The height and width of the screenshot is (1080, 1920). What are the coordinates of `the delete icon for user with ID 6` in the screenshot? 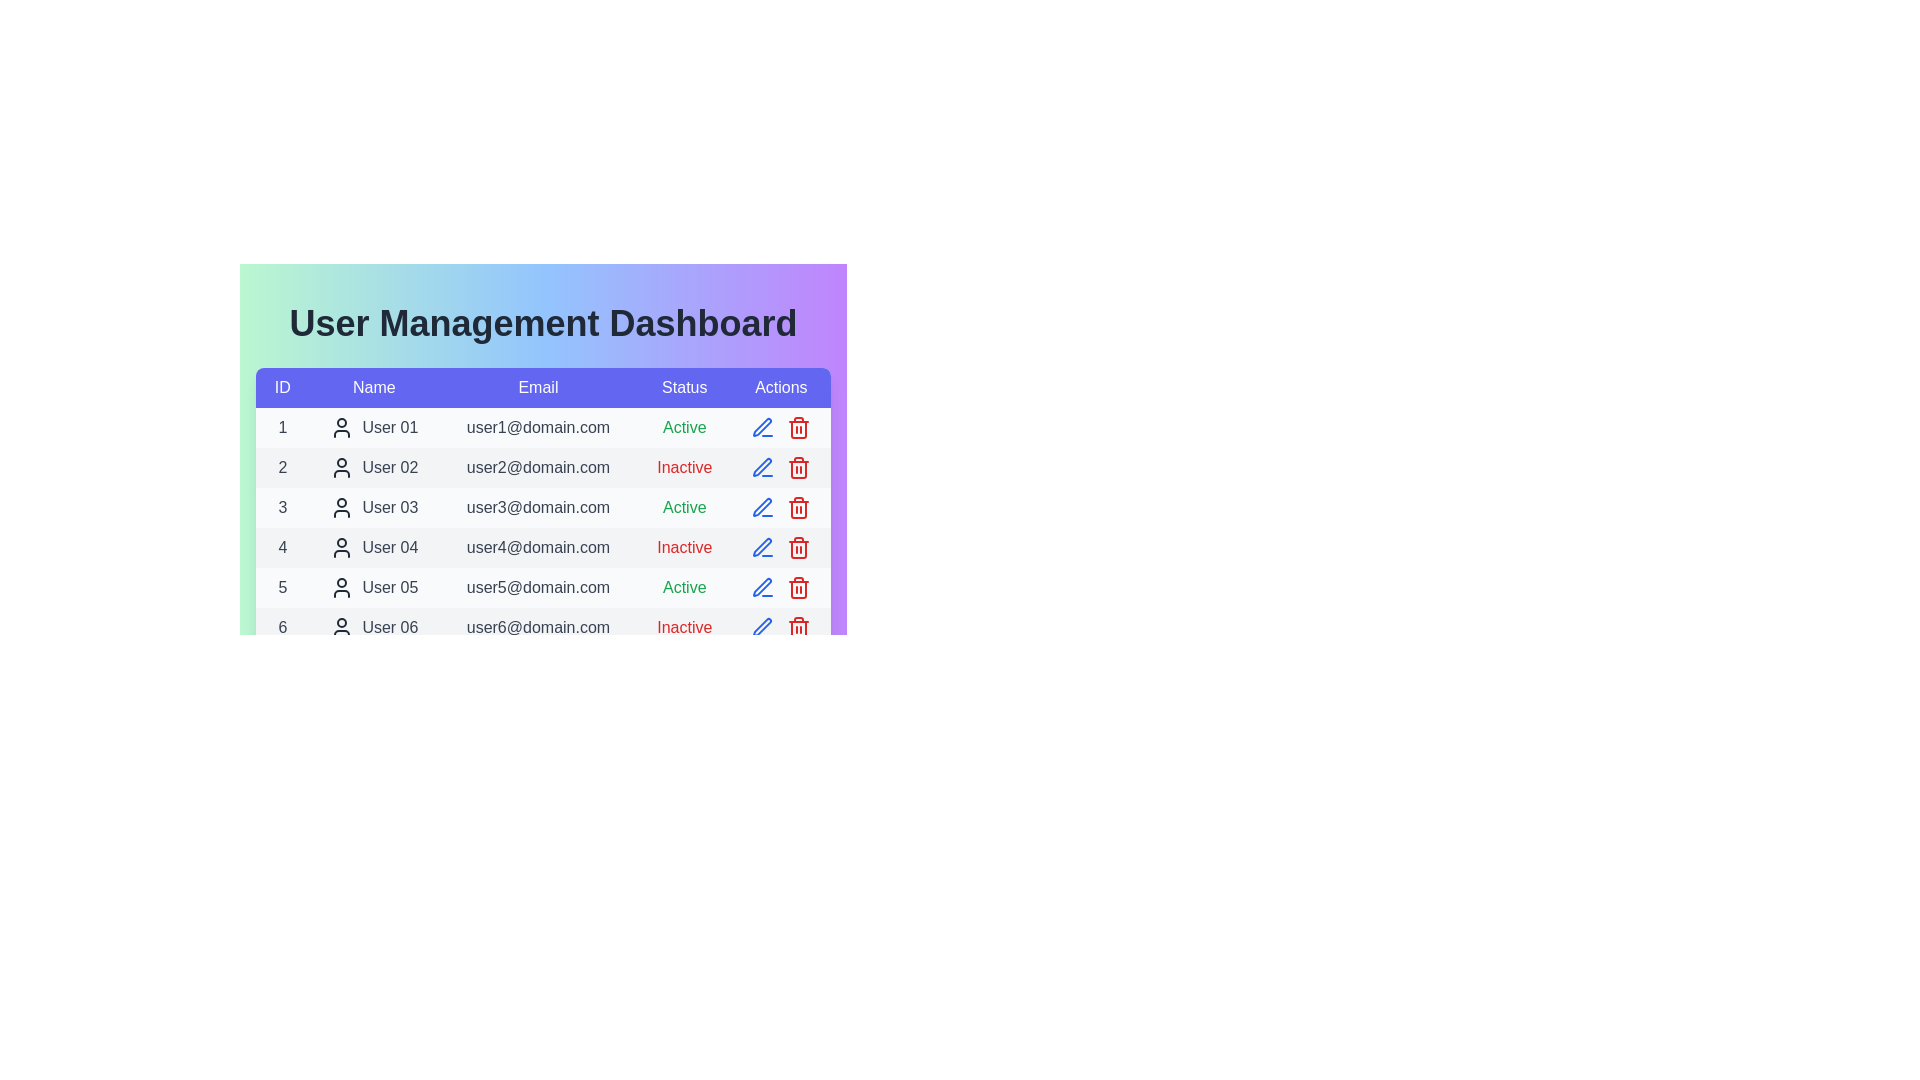 It's located at (798, 627).